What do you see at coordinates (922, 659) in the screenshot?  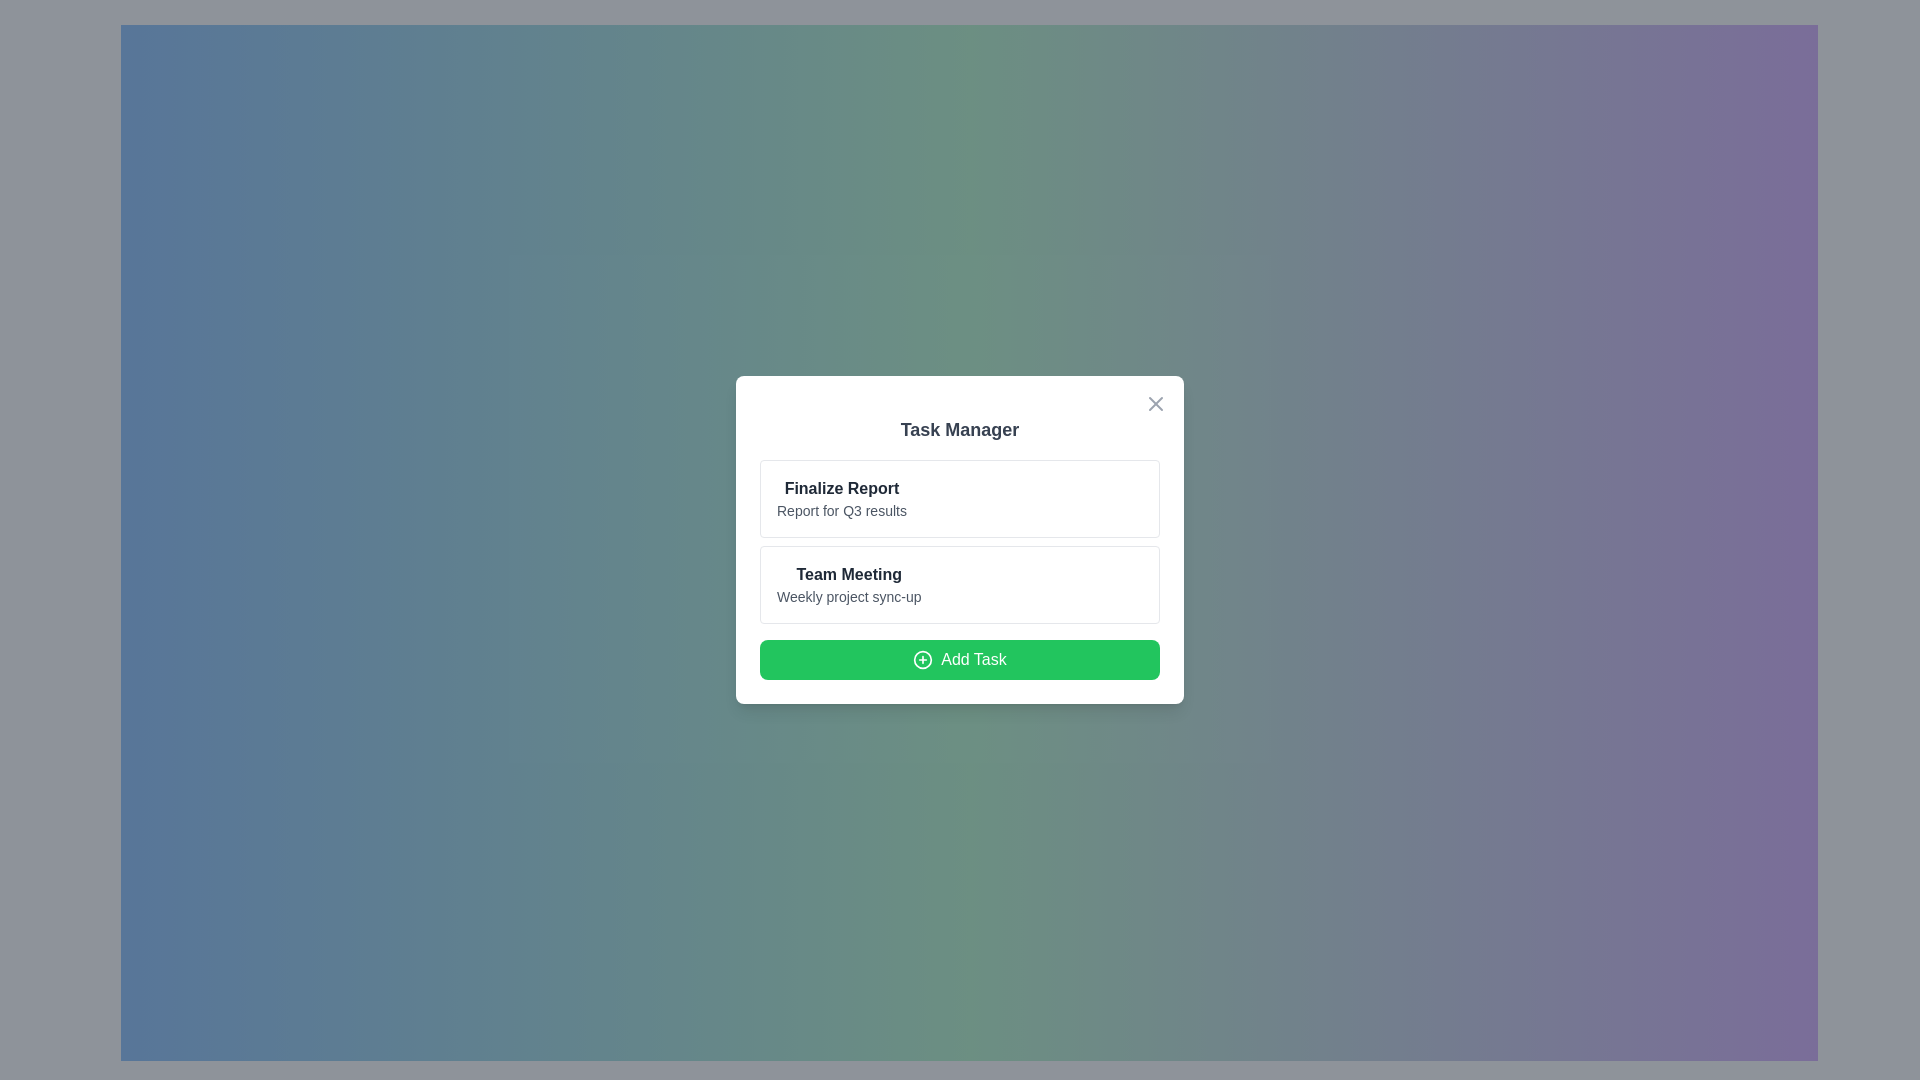 I see `the 'Add Task' button, which is represented by a plus symbol within a circle in the Task Manager modal` at bounding box center [922, 659].